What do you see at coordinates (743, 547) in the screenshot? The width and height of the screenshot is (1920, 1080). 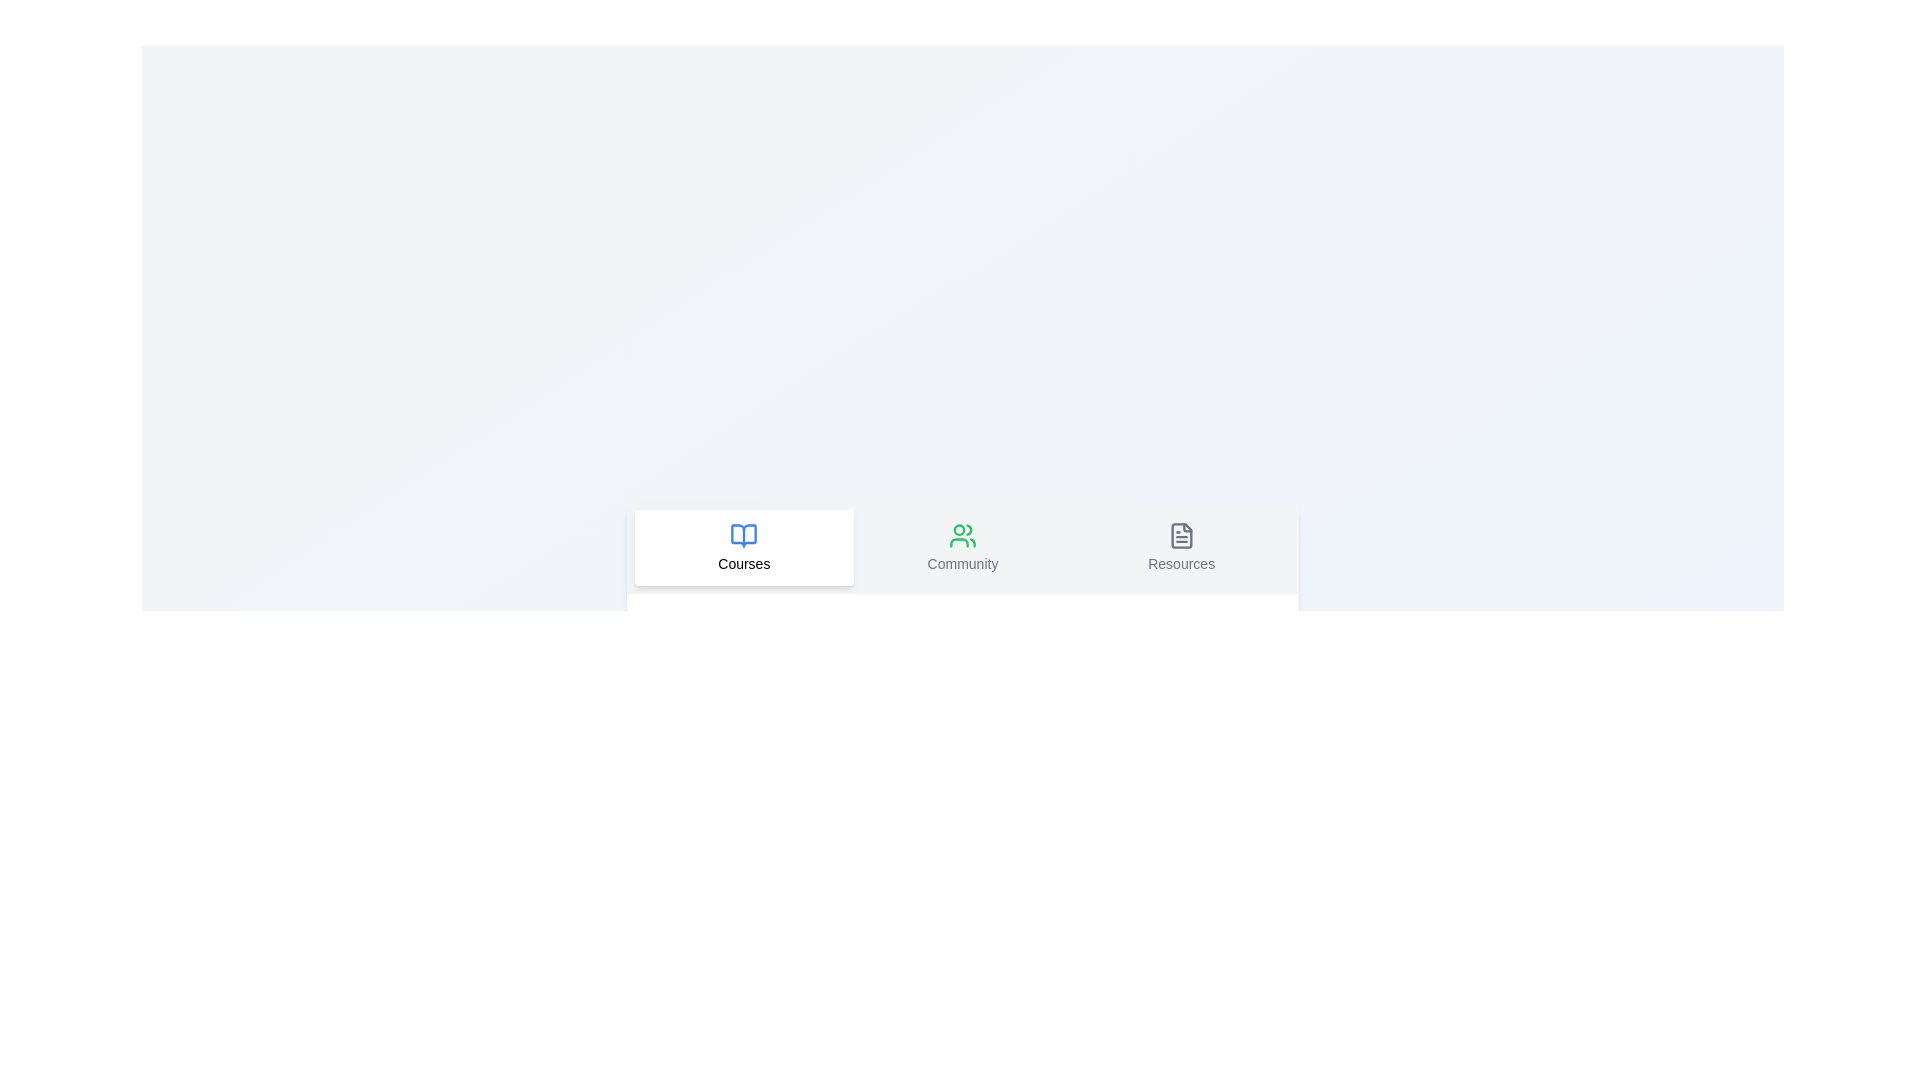 I see `the Courses tab` at bounding box center [743, 547].